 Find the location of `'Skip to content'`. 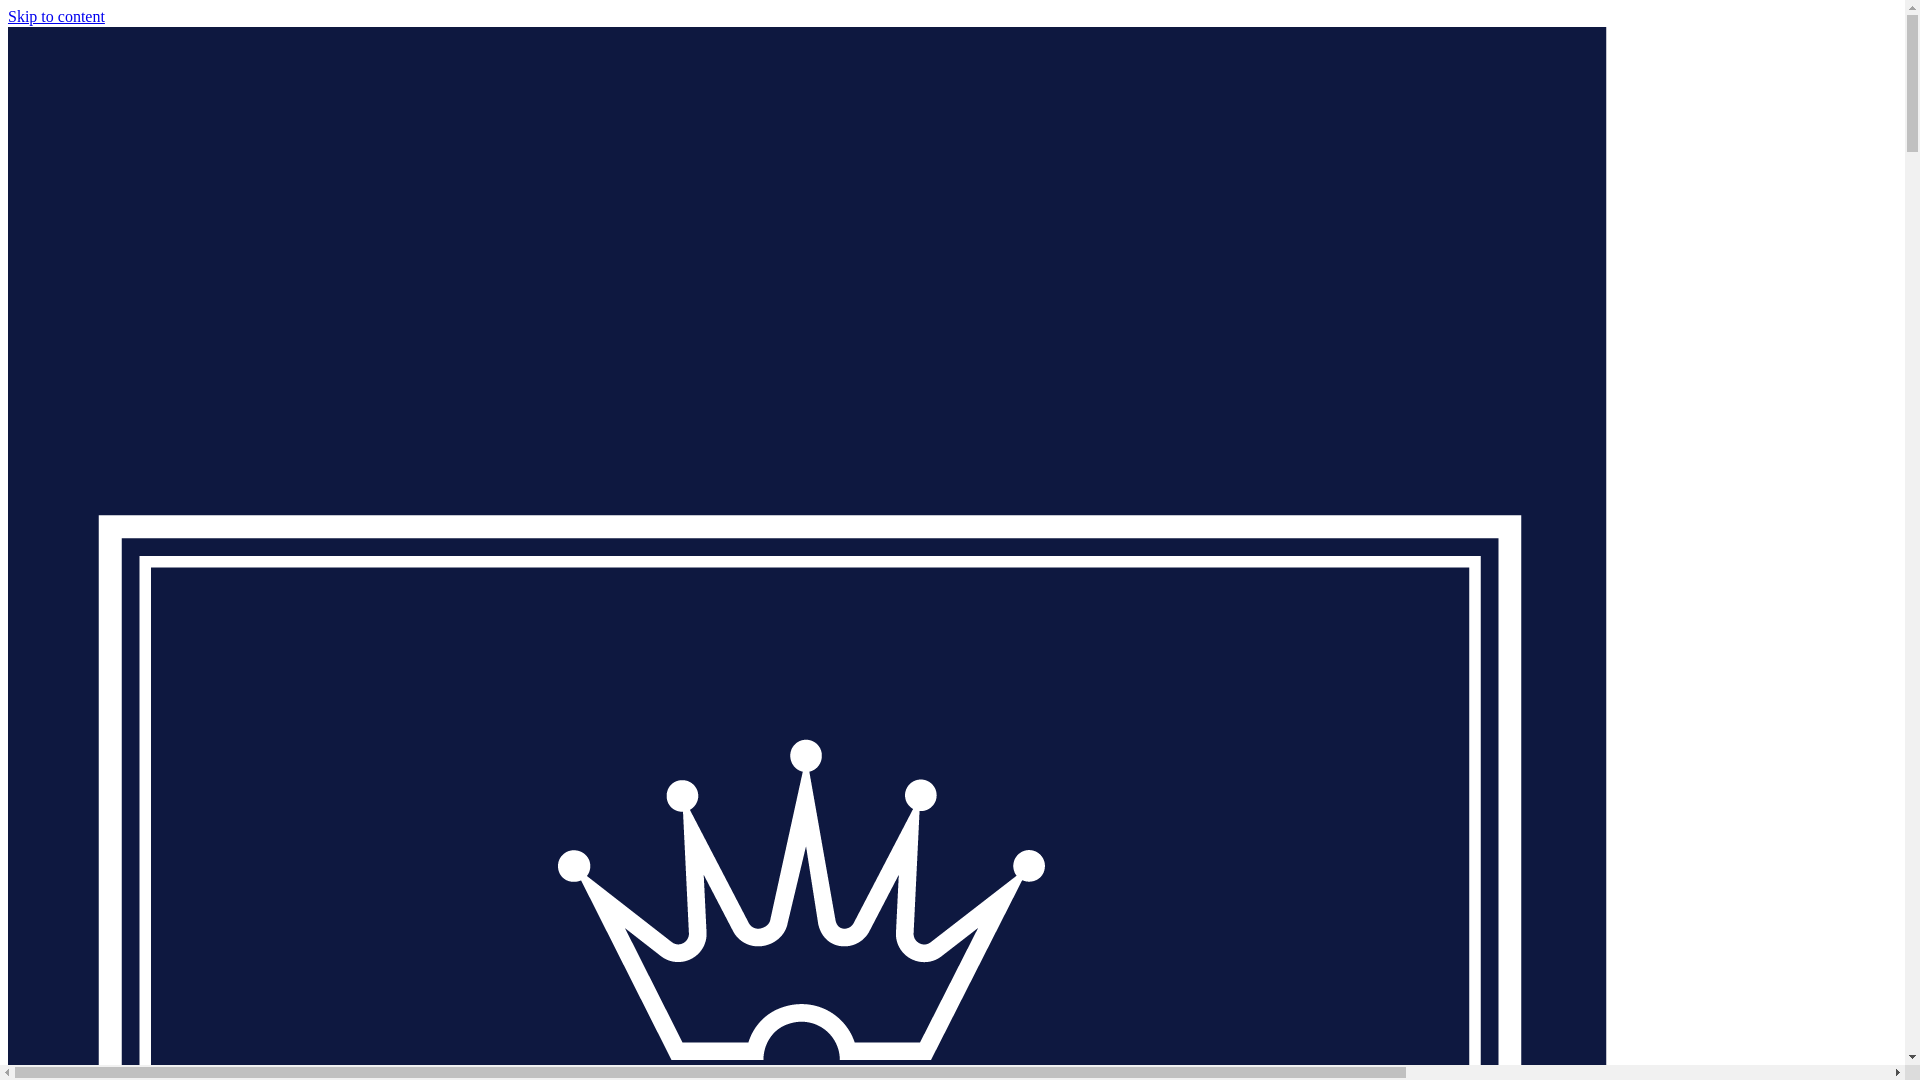

'Skip to content' is located at coordinates (56, 16).